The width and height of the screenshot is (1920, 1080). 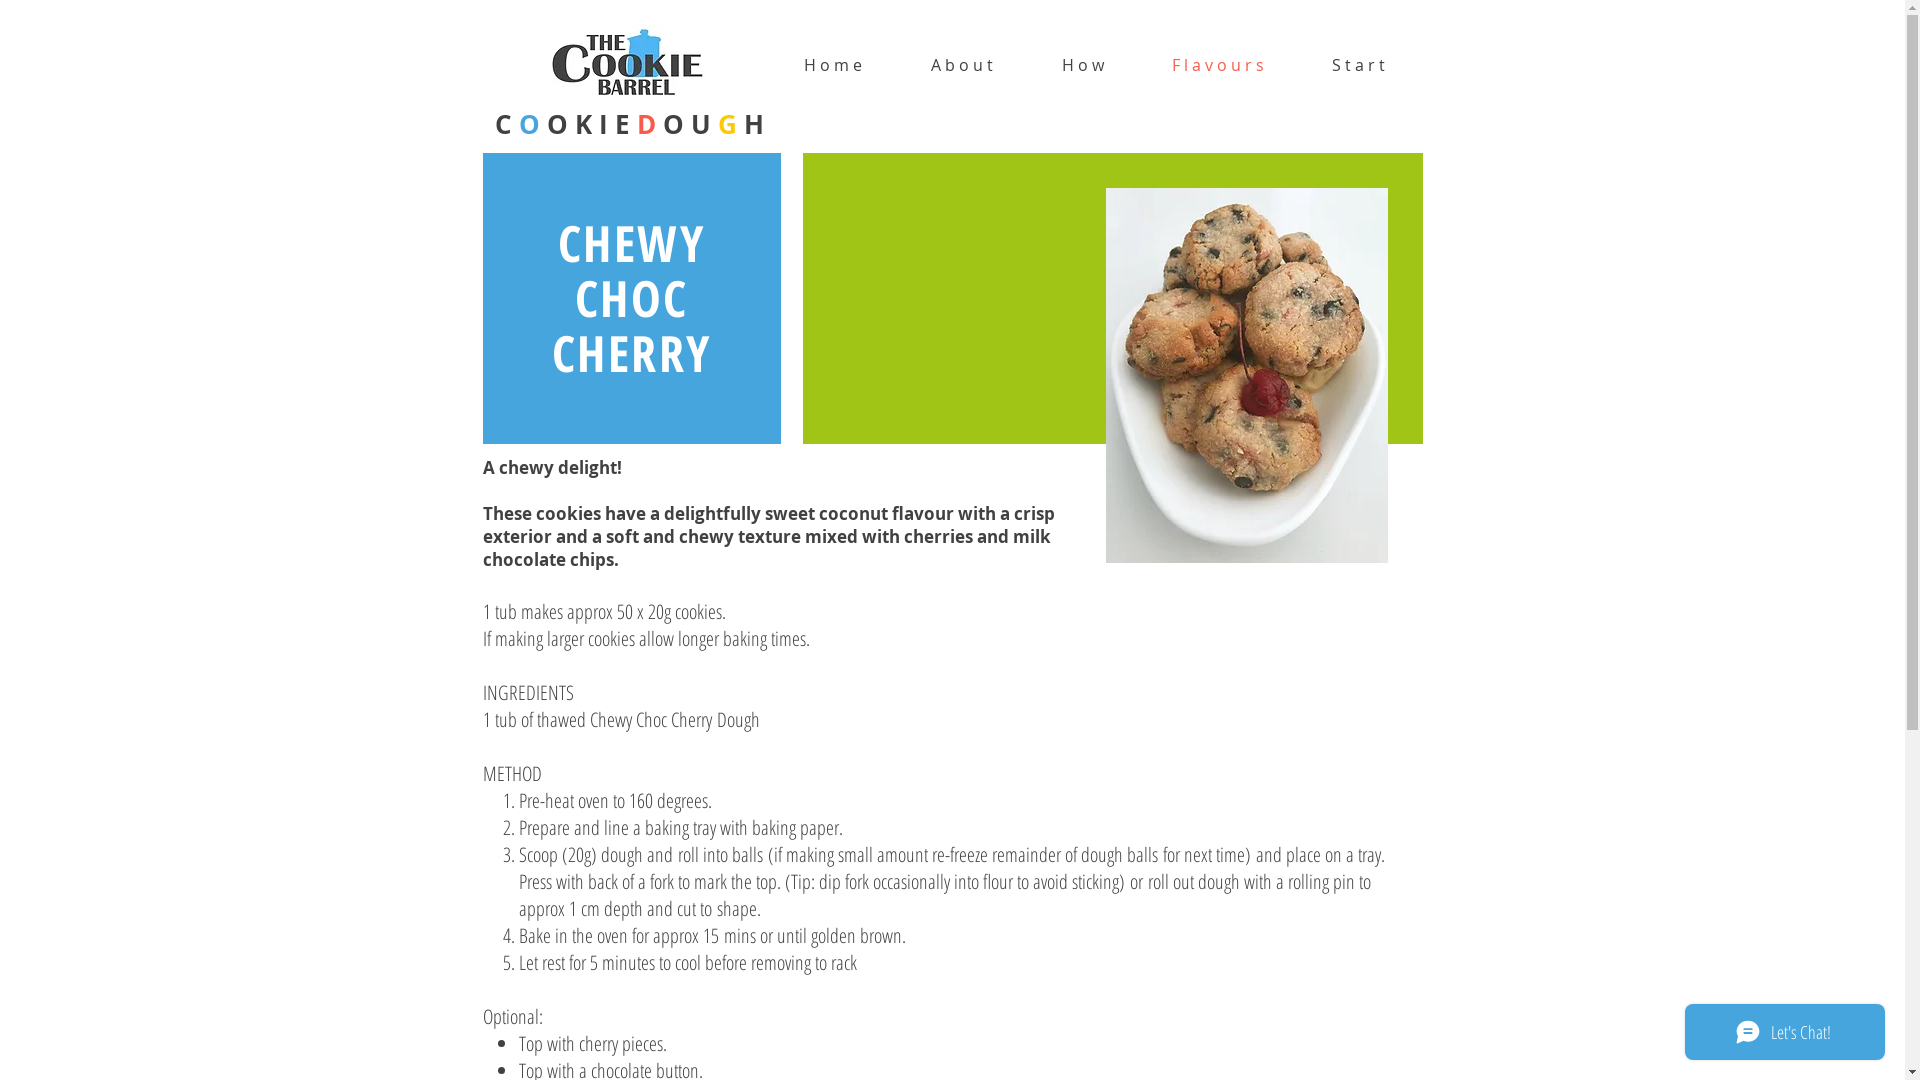 What do you see at coordinates (1358, 64) in the screenshot?
I see `'S t a r t'` at bounding box center [1358, 64].